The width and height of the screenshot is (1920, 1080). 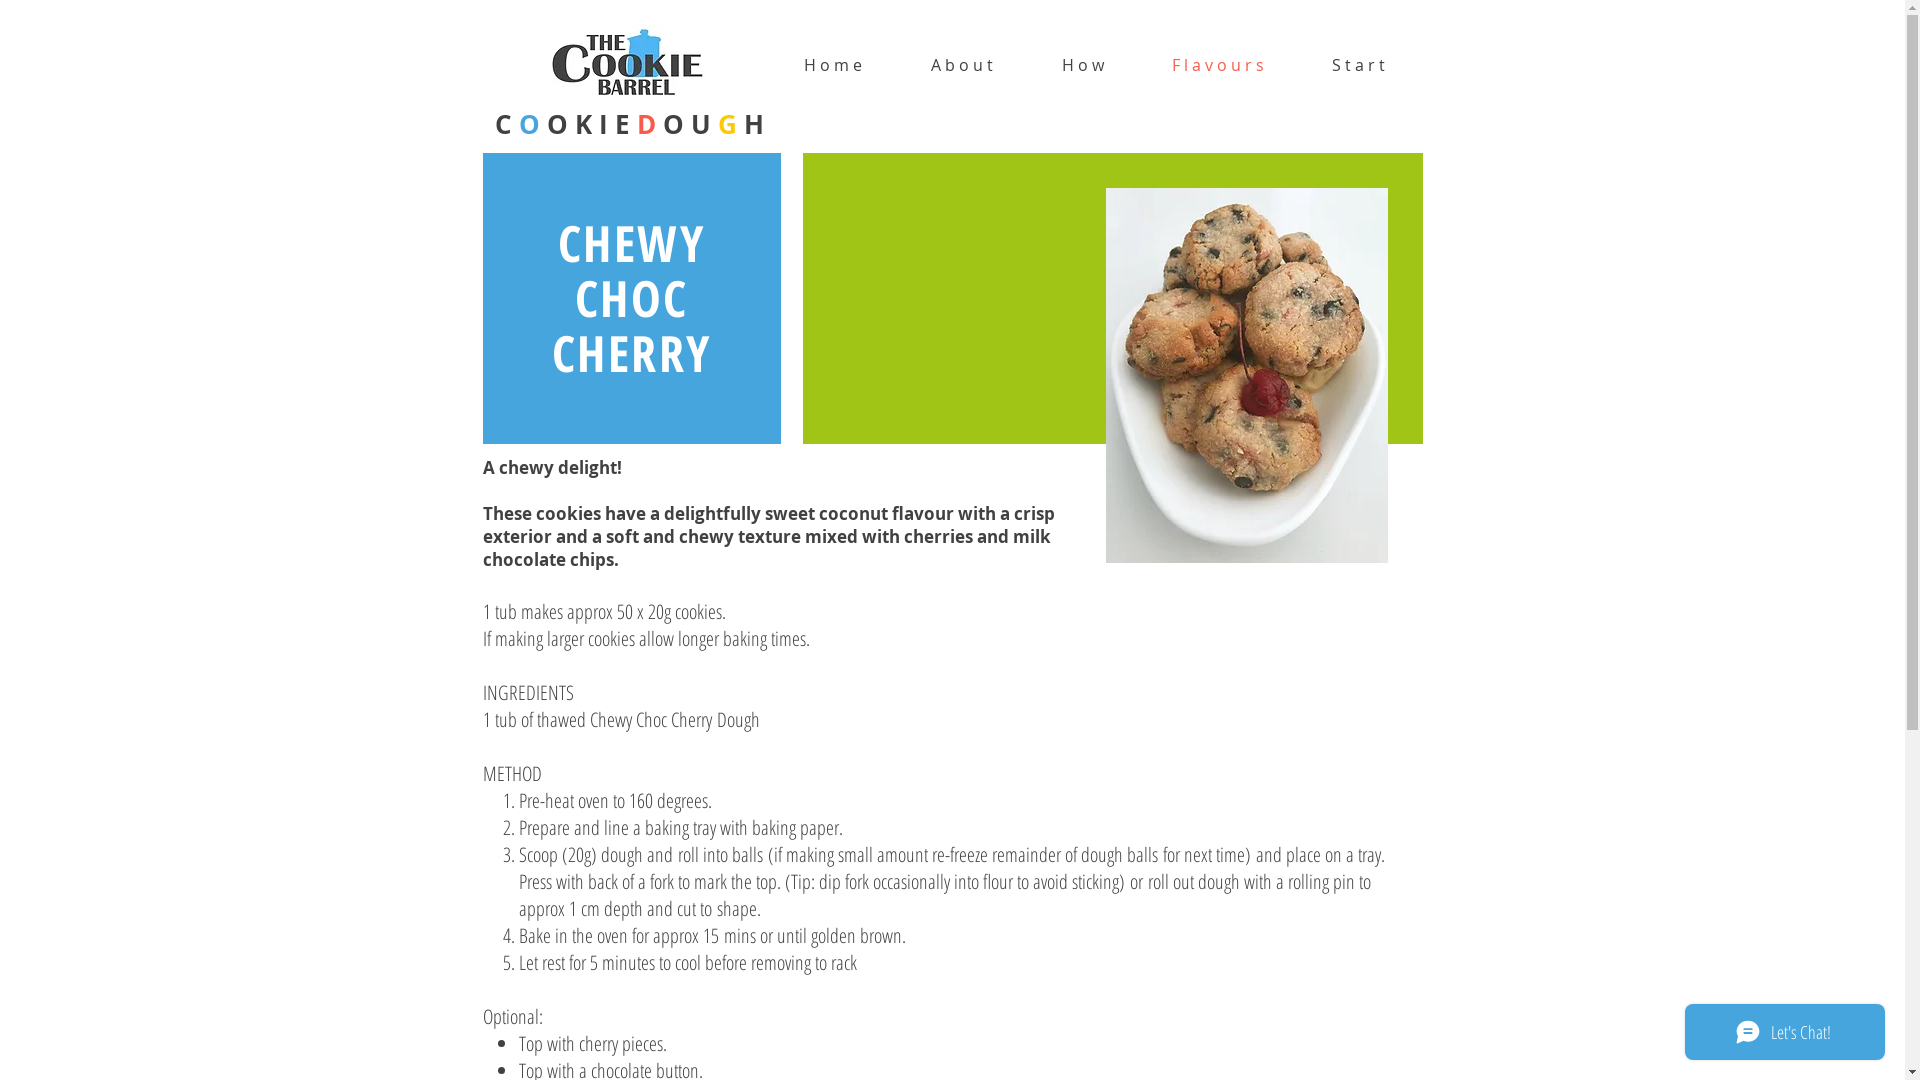 What do you see at coordinates (1358, 64) in the screenshot?
I see `'S t a r t'` at bounding box center [1358, 64].